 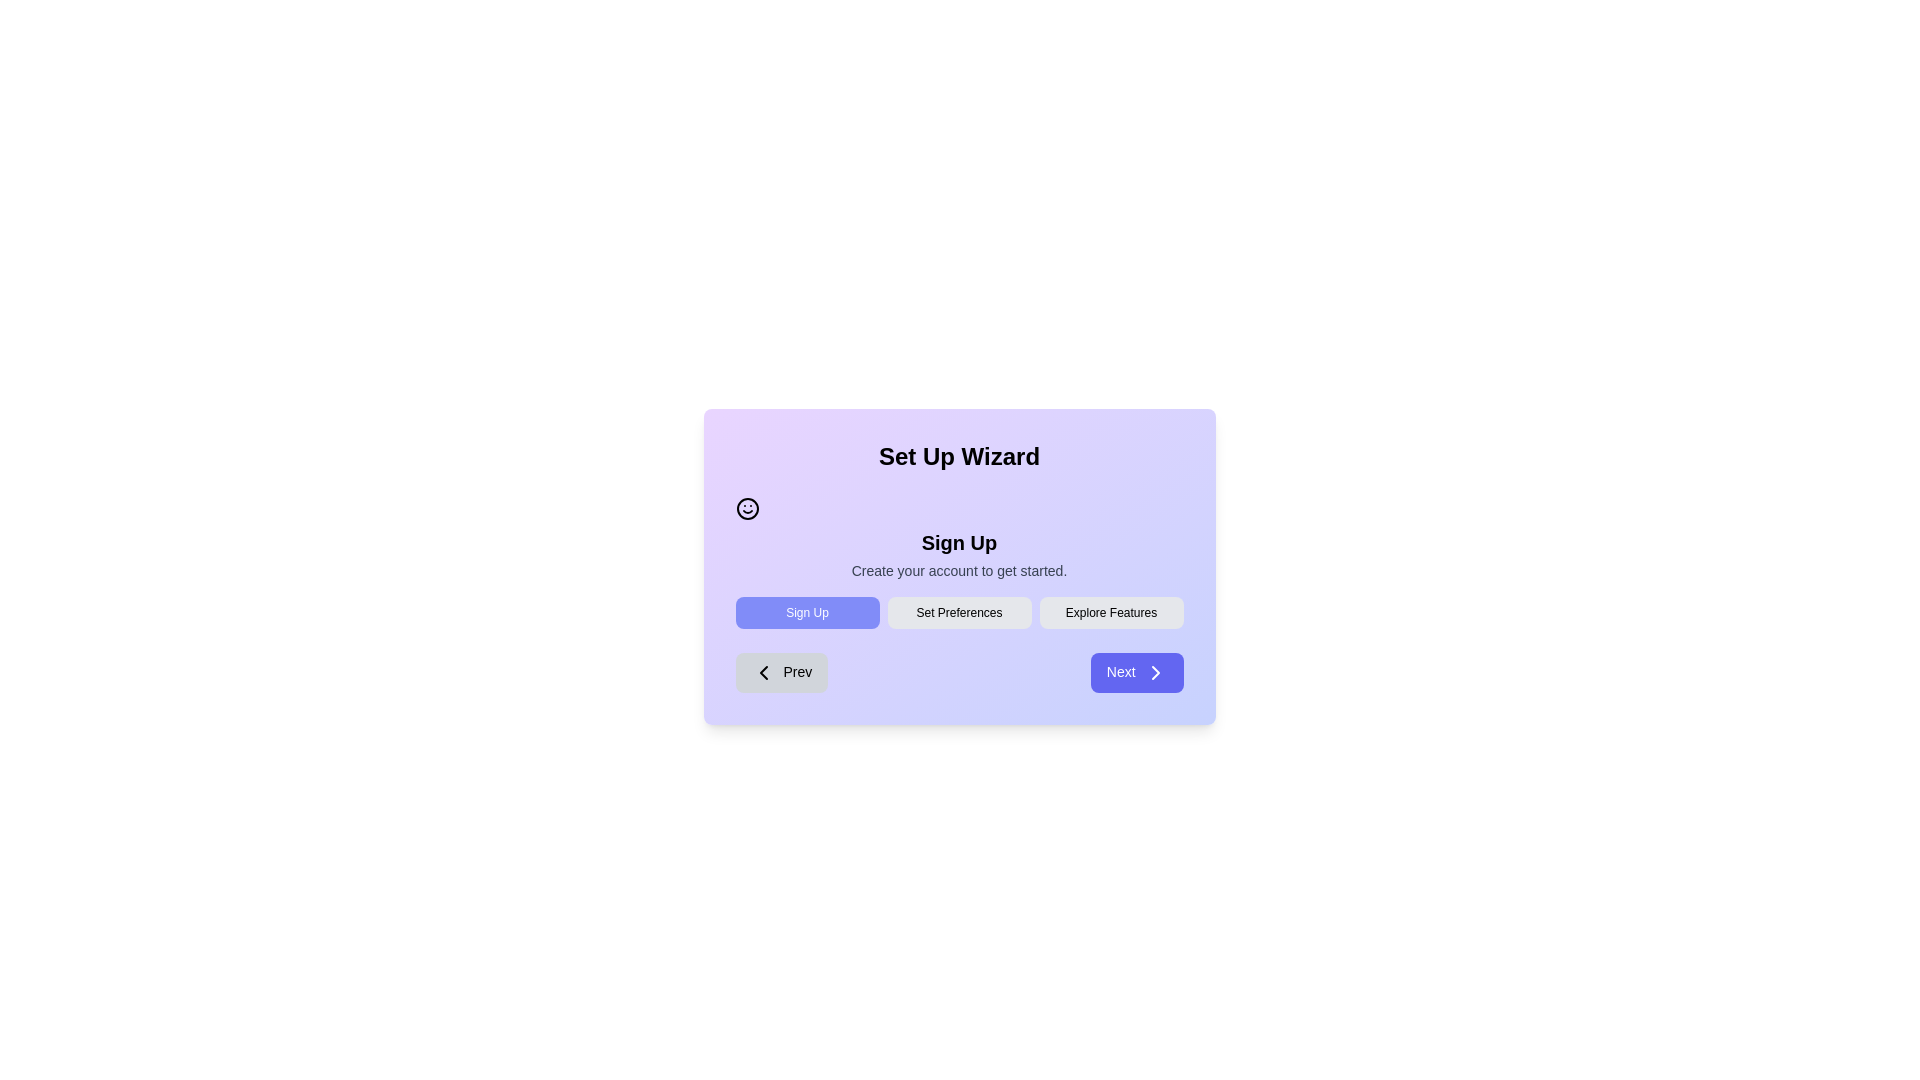 What do you see at coordinates (1110, 612) in the screenshot?
I see `text label within the button located to the right of the 'Set Preferences' button in the 'Set Up Wizard' dialog` at bounding box center [1110, 612].